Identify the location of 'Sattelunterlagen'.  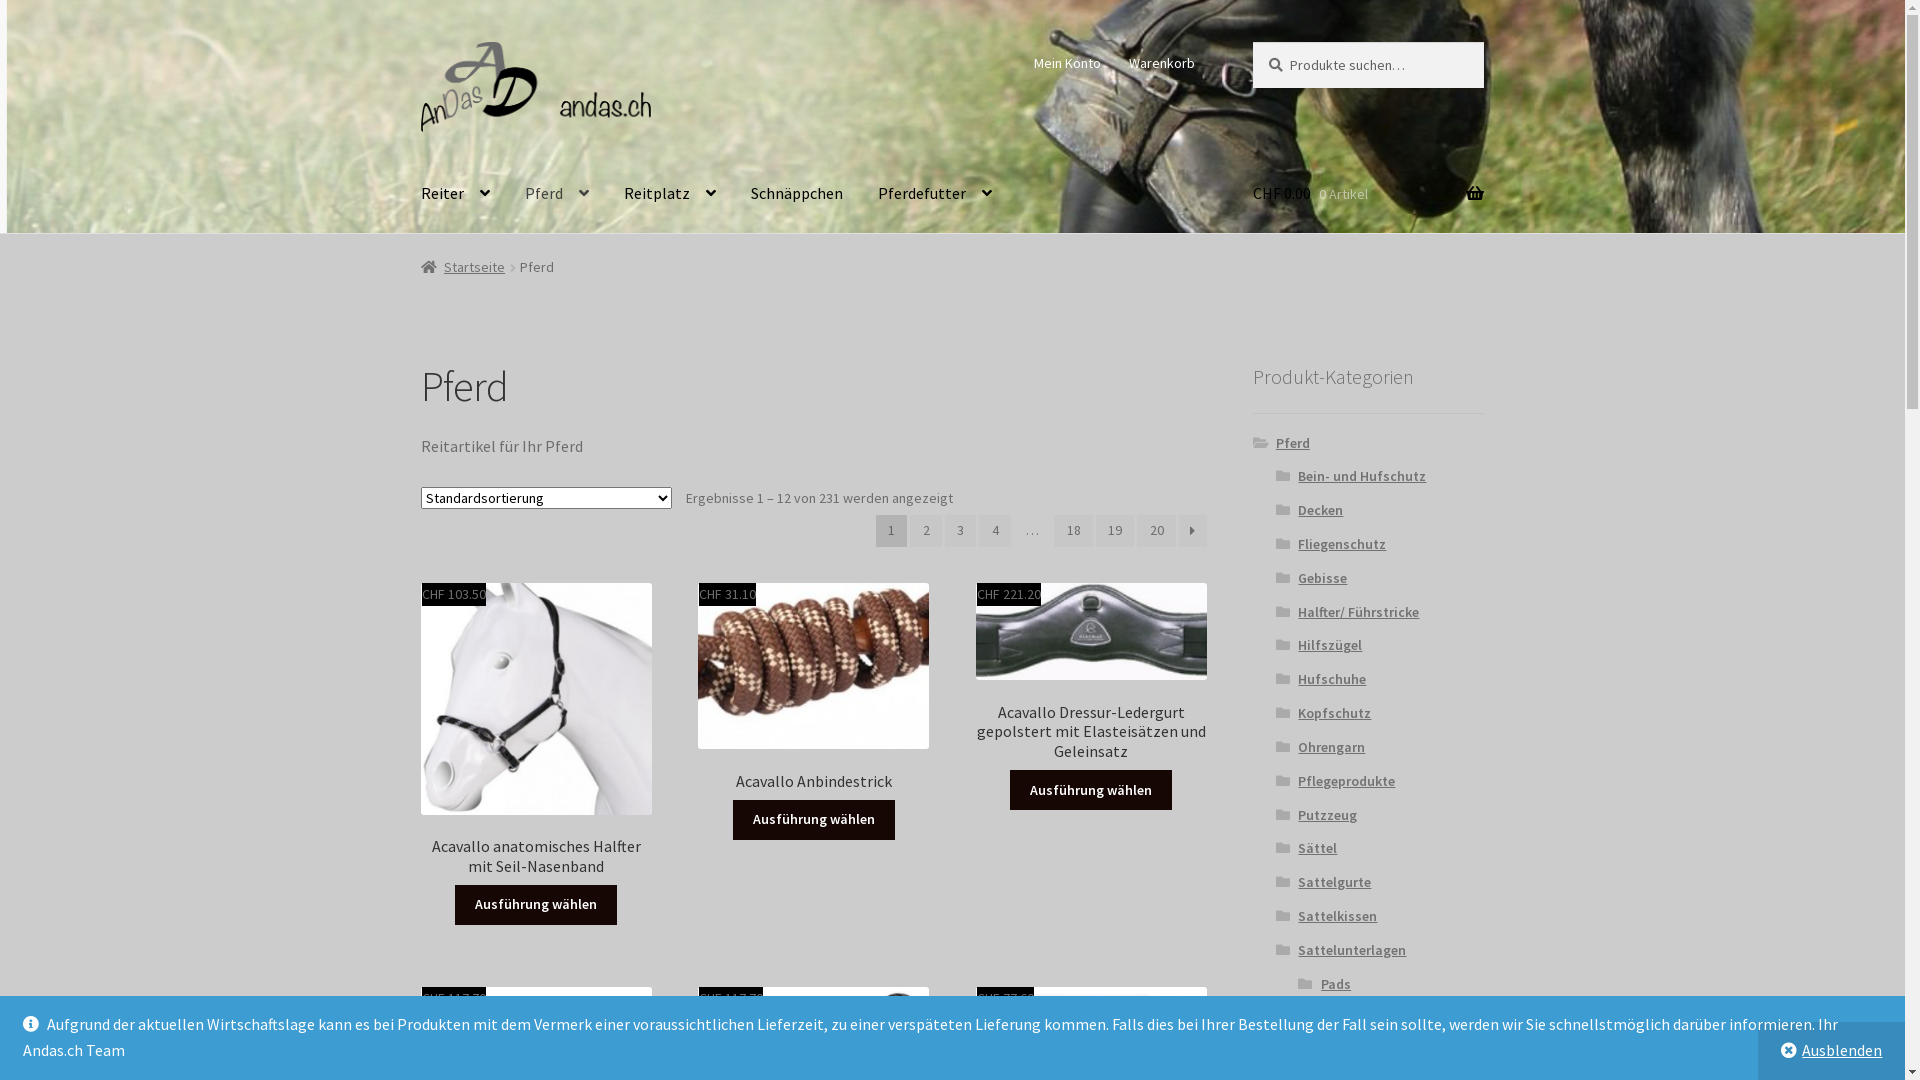
(1352, 948).